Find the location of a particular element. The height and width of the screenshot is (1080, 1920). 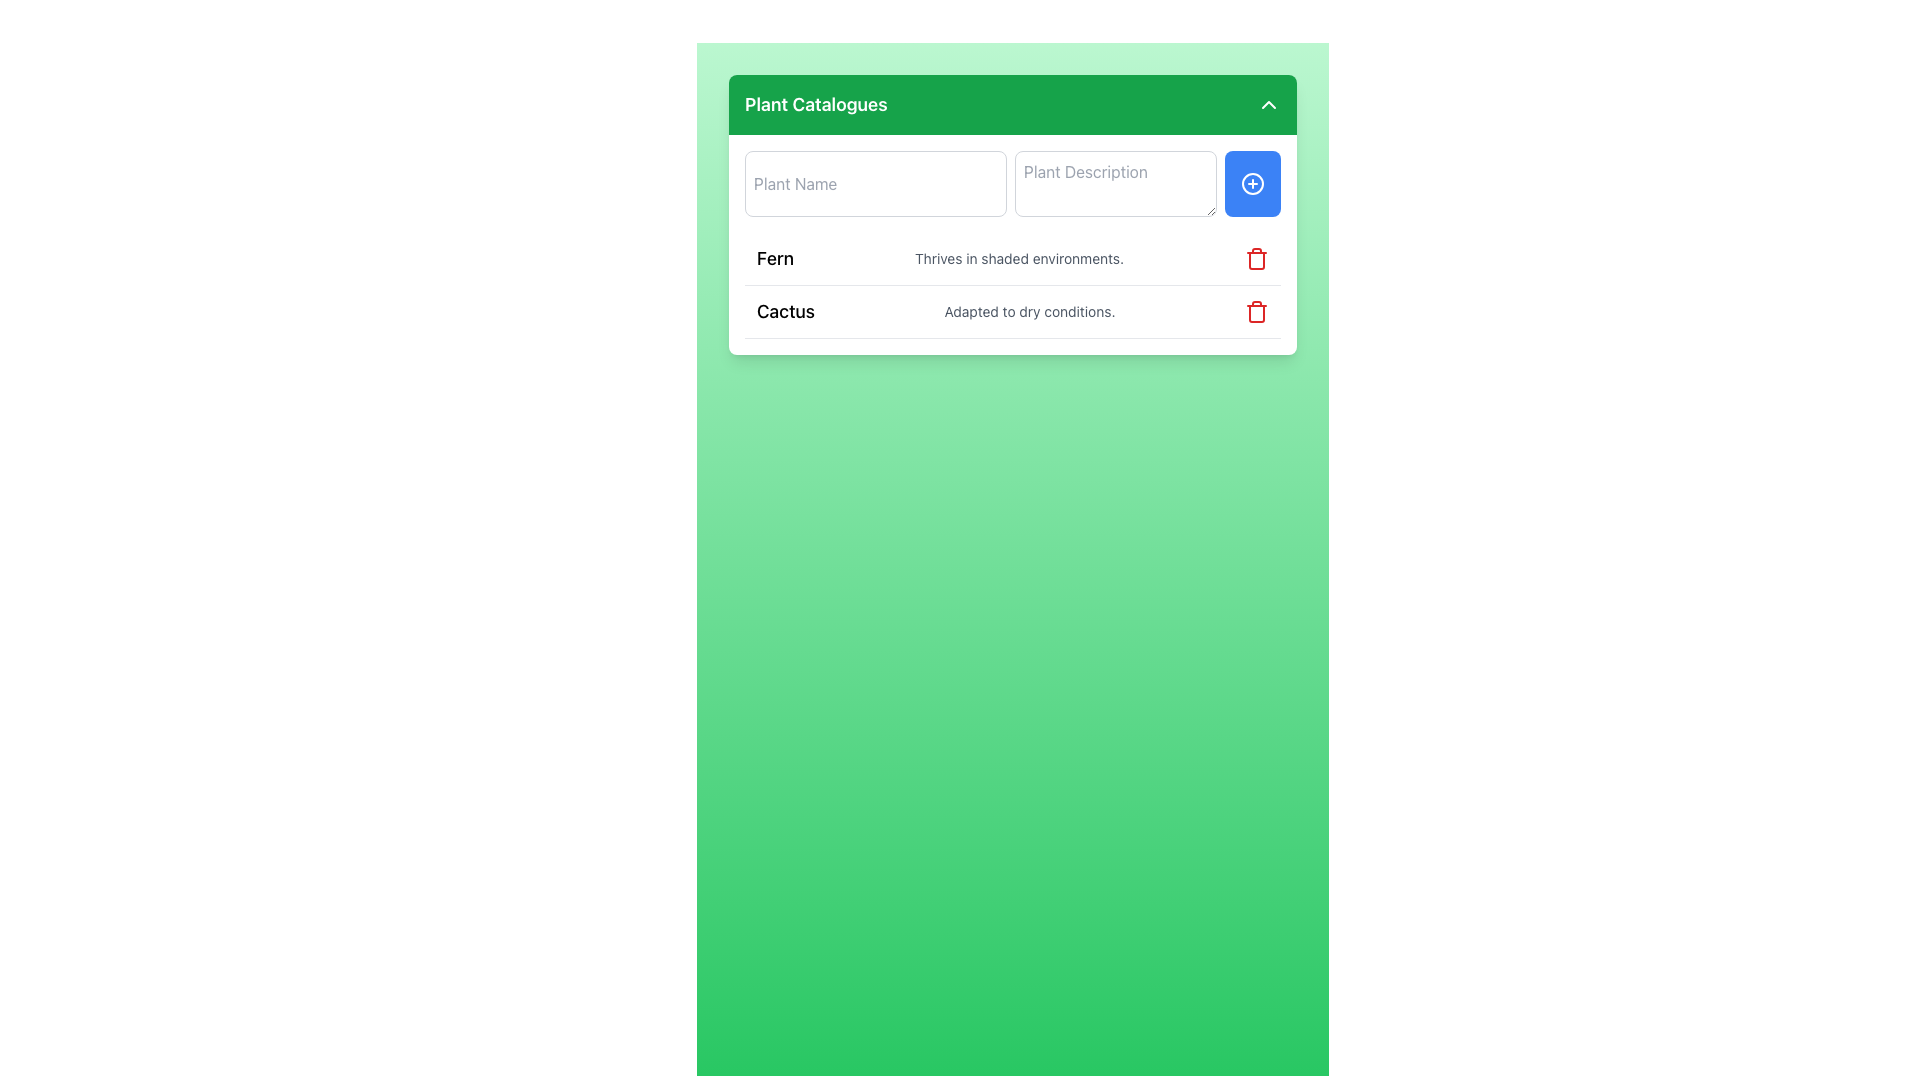

the small, upward-facing chevron icon button located near the top-right corner of the green header area titled 'Plant Catalogues' is located at coordinates (1267, 104).